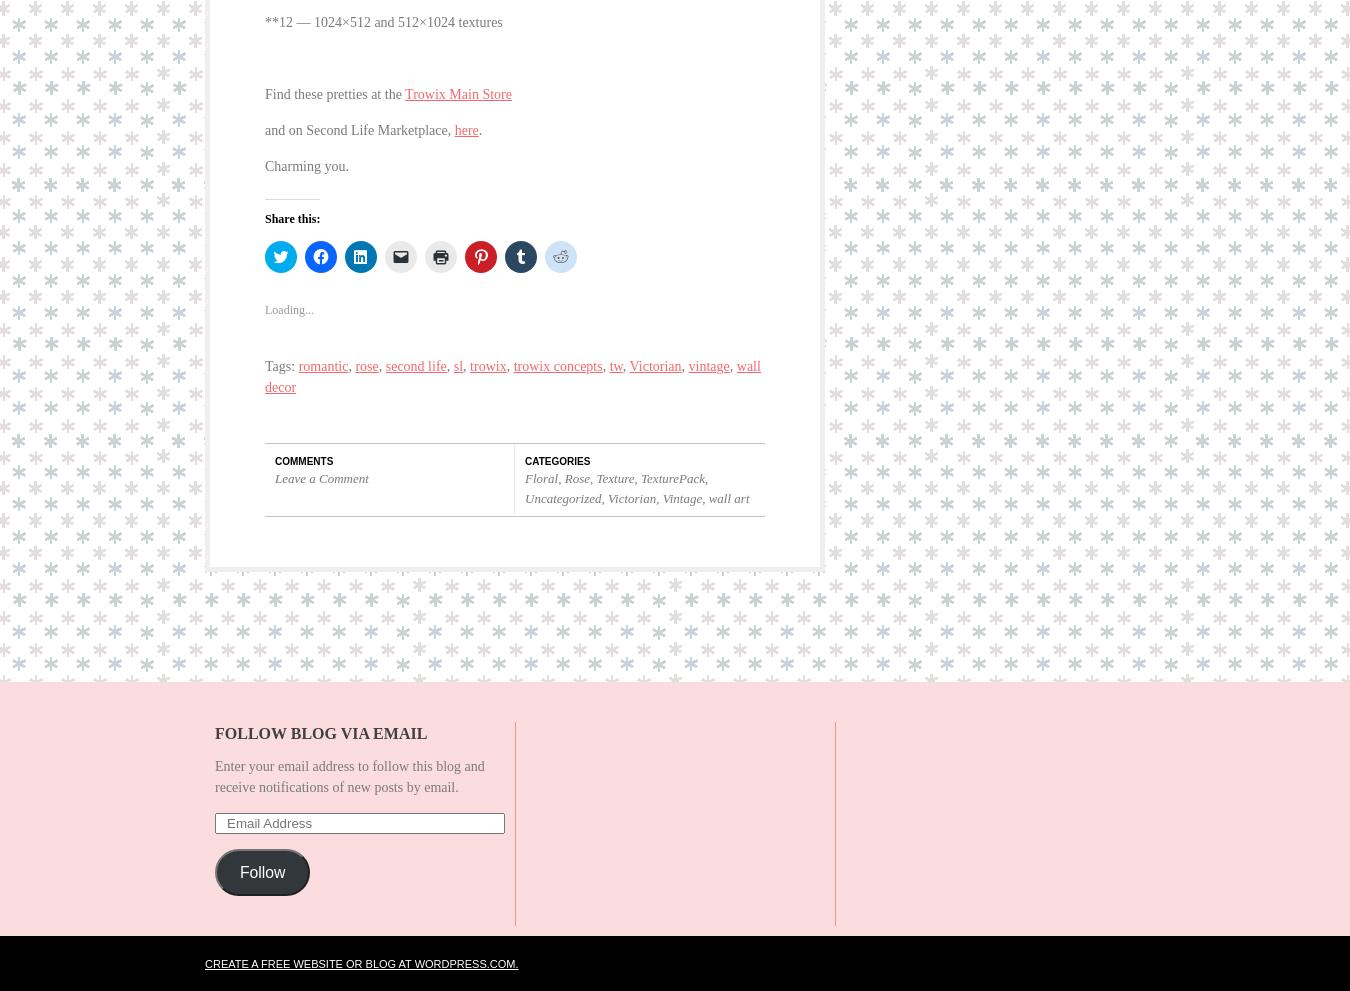 Image resolution: width=1350 pixels, height=991 pixels. Describe the element at coordinates (512, 346) in the screenshot. I see `'trowix concepts'` at that location.